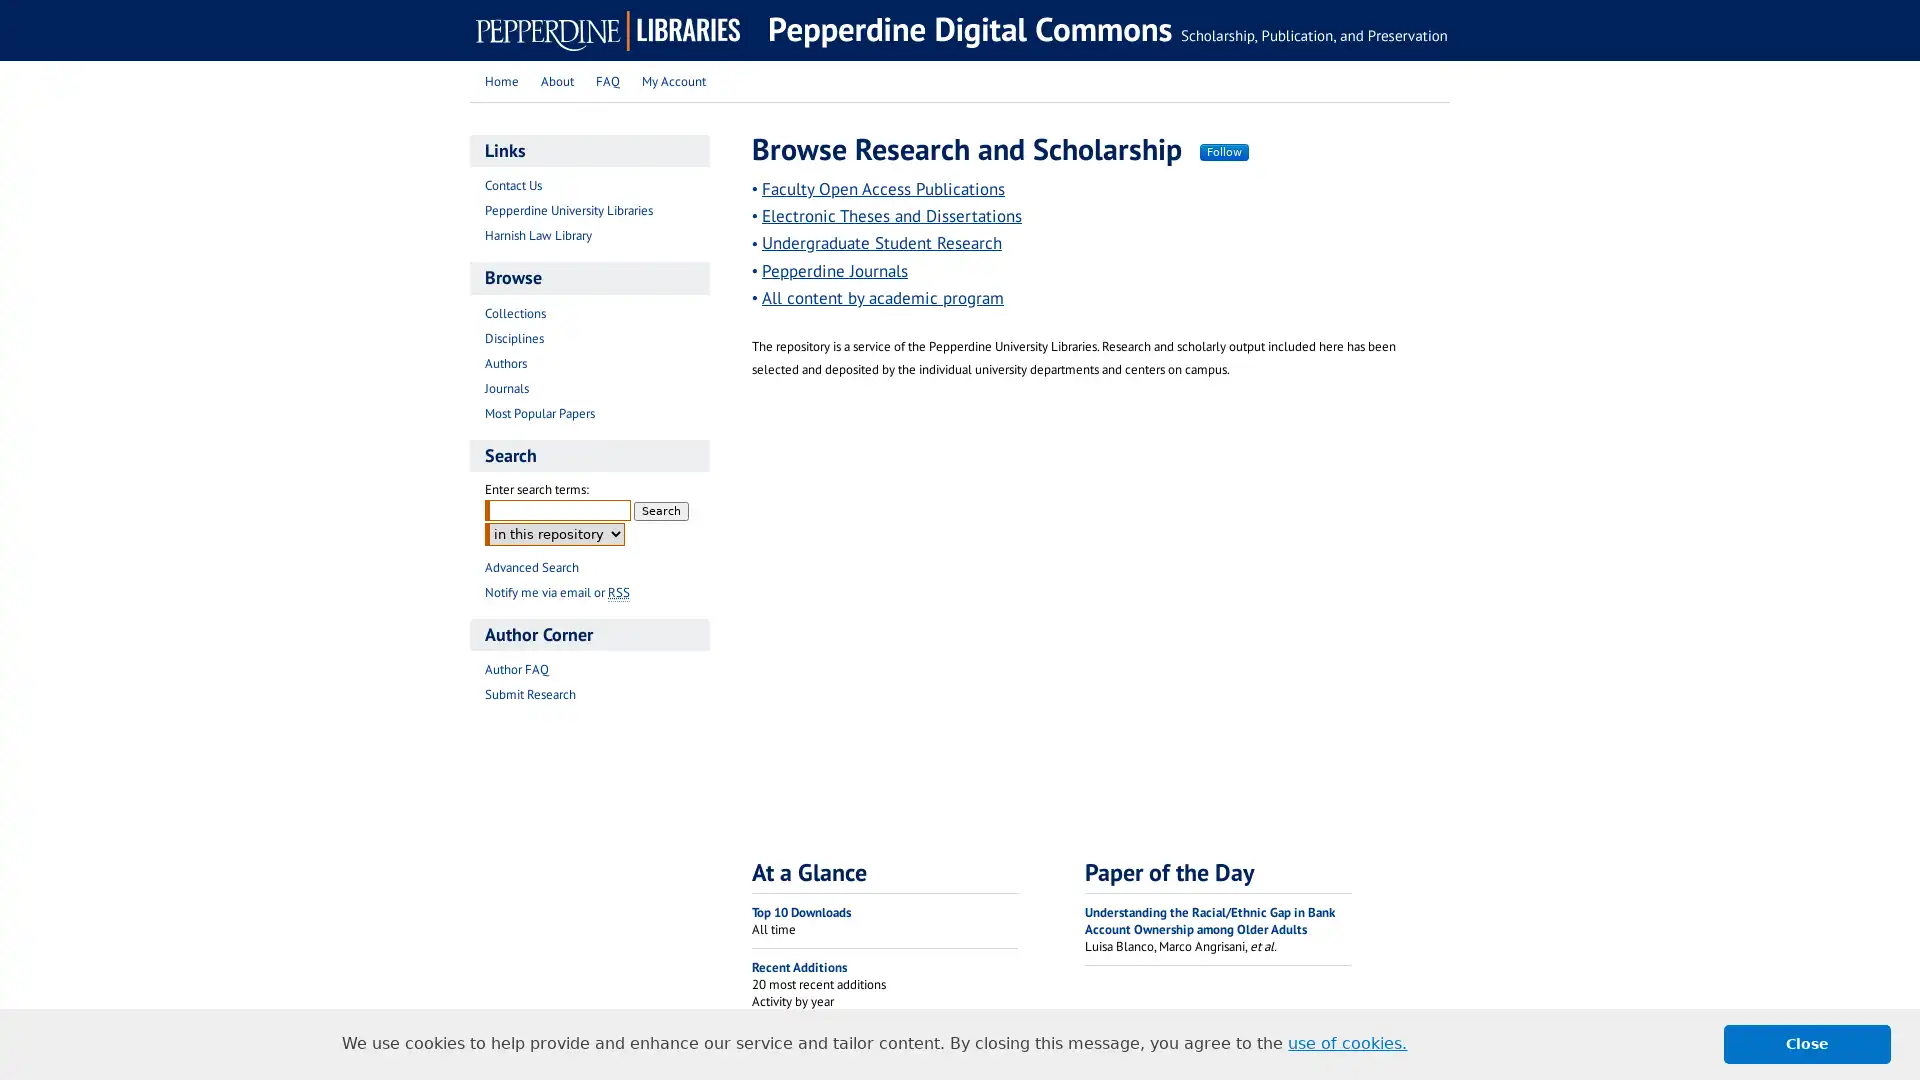 This screenshot has width=1920, height=1080. I want to click on dismiss cookie message, so click(1807, 1043).